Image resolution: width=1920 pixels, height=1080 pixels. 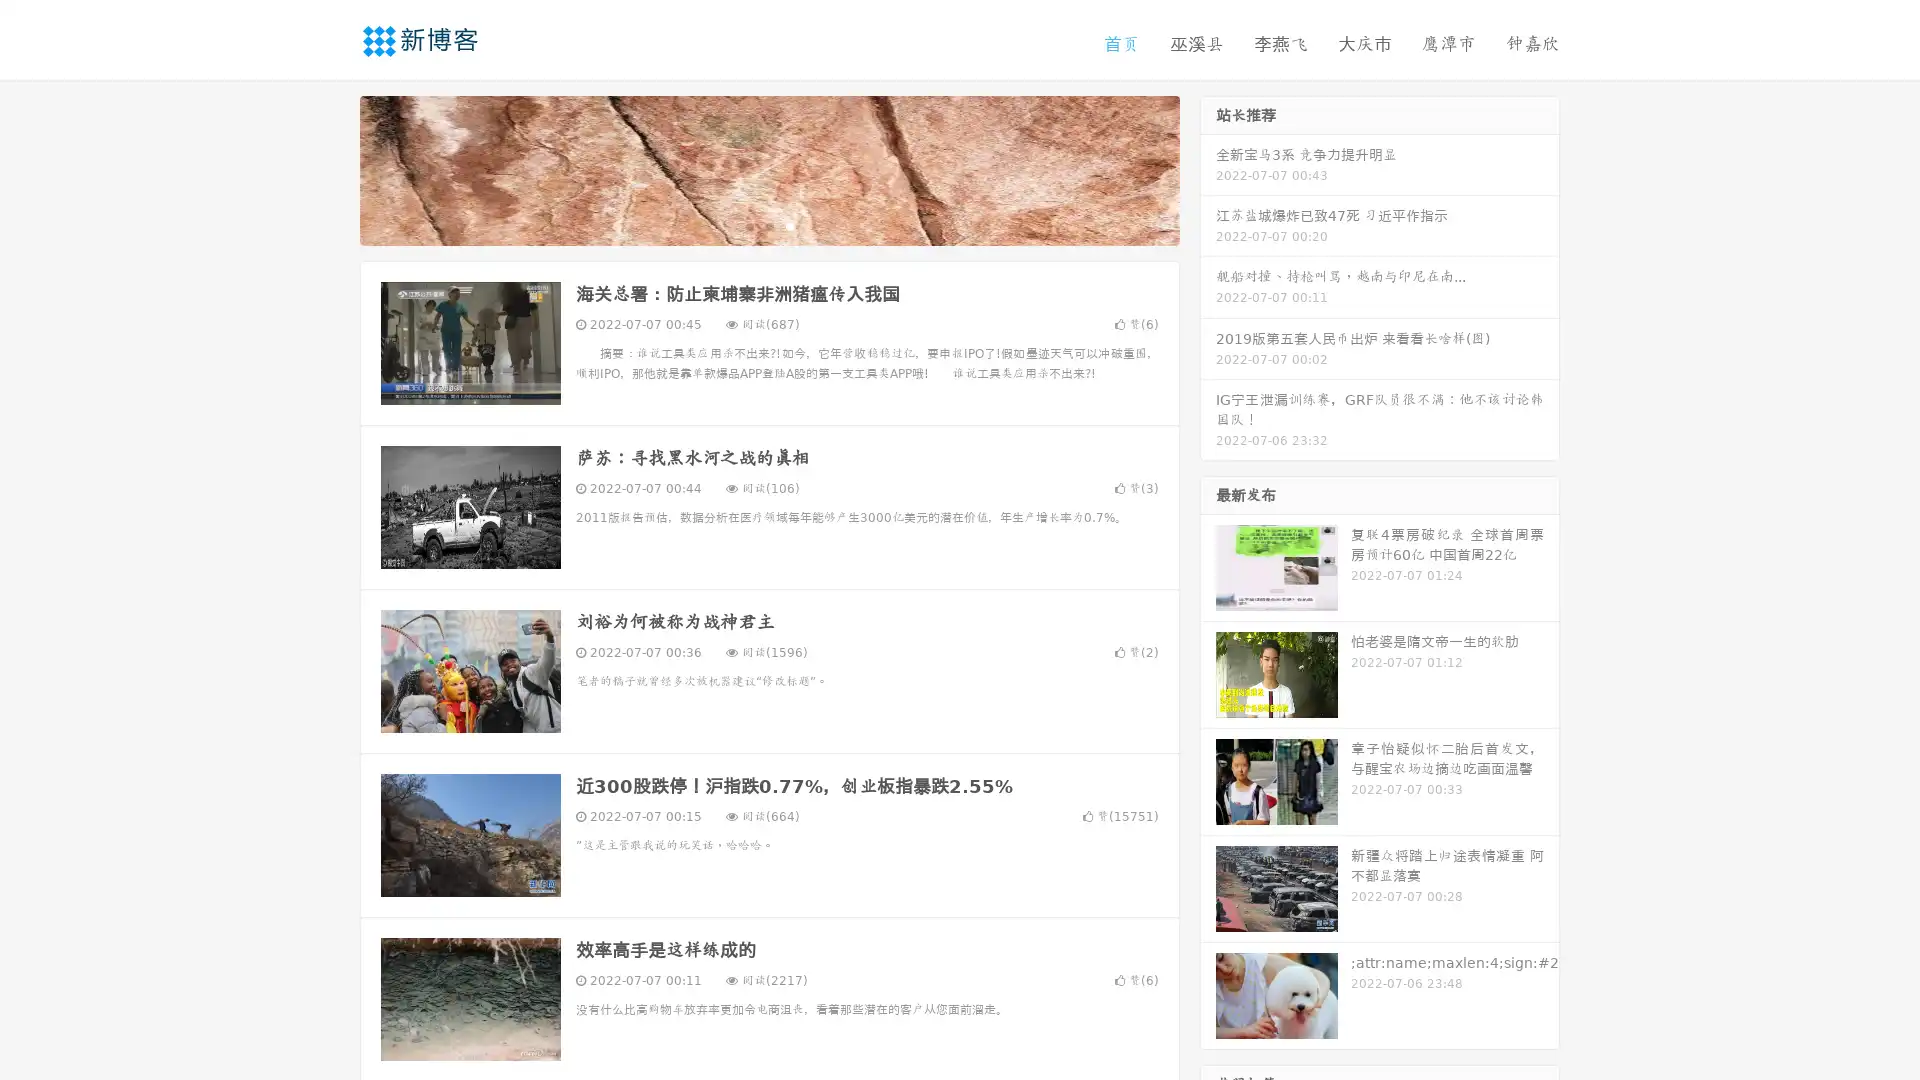 What do you see at coordinates (1208, 168) in the screenshot?
I see `Next slide` at bounding box center [1208, 168].